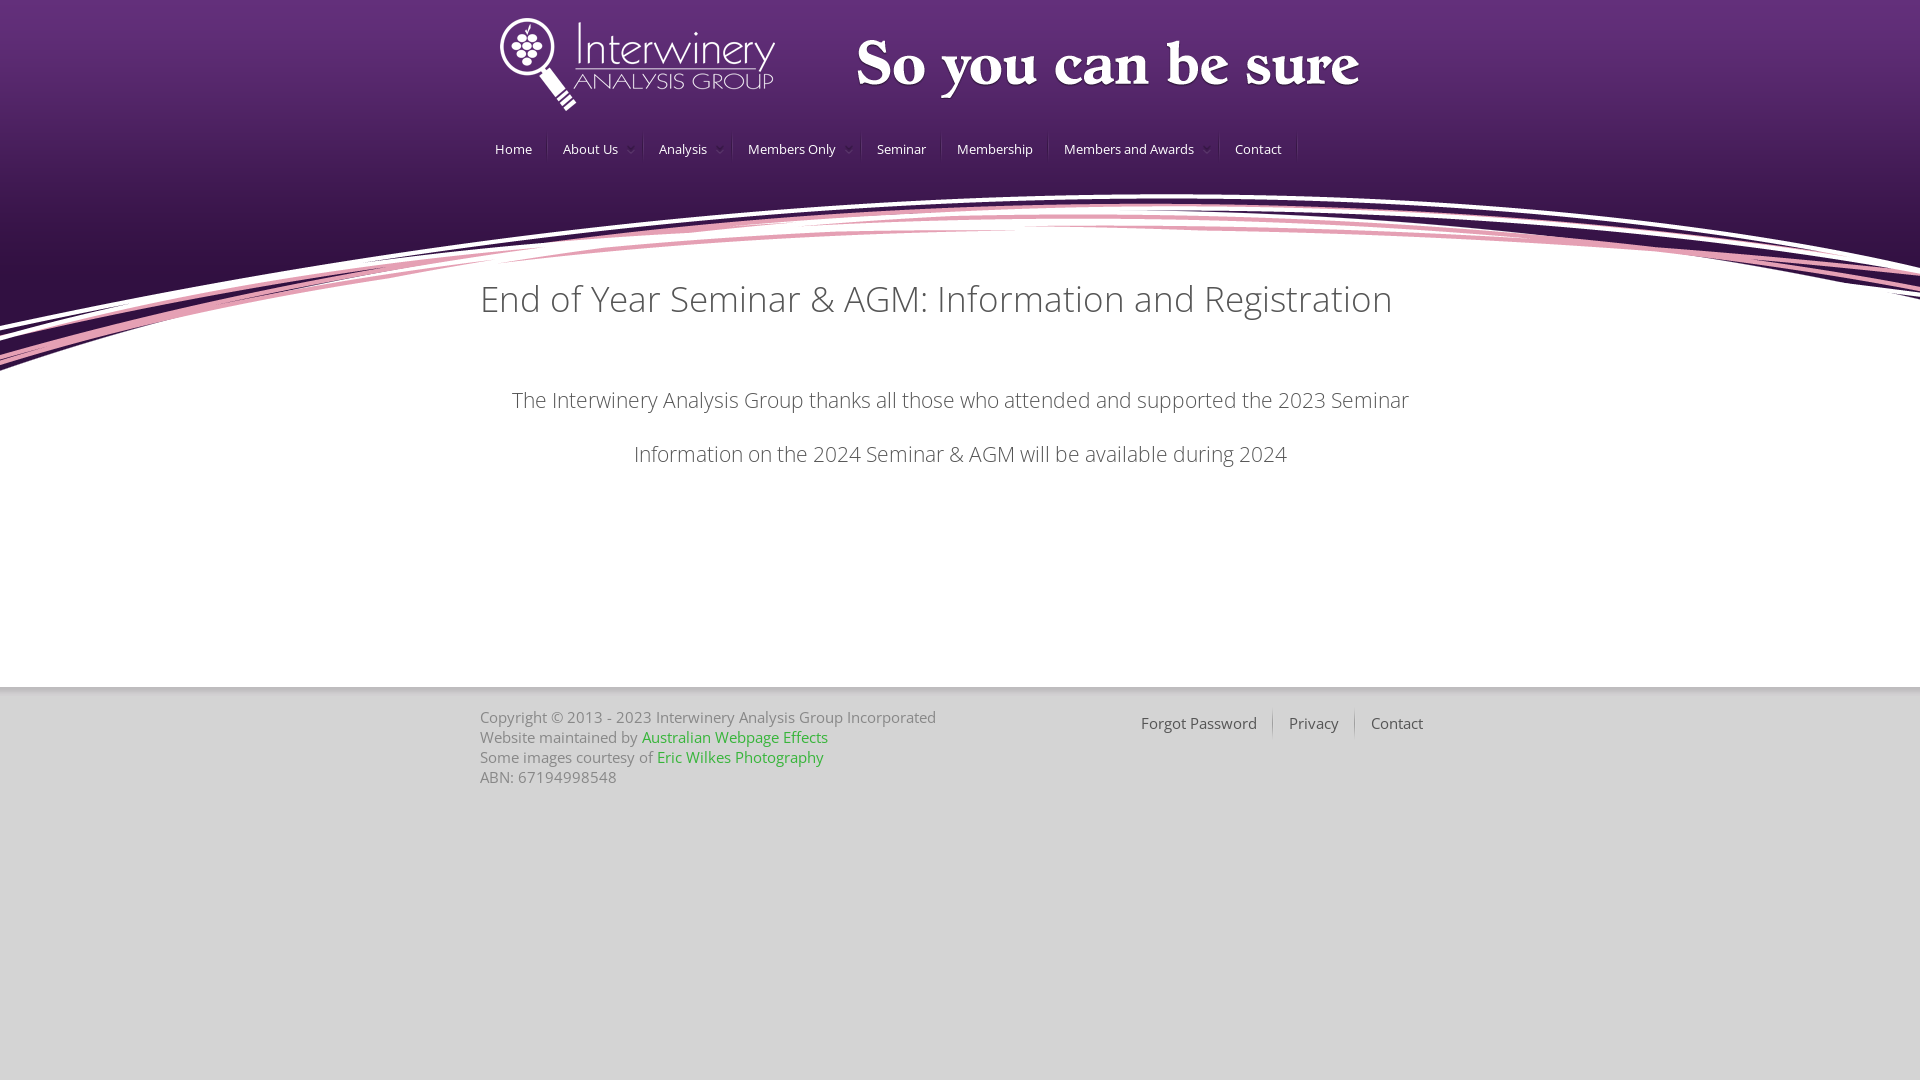 The height and width of the screenshot is (1080, 1920). Describe the element at coordinates (642, 736) in the screenshot. I see `'Australian Webpage Effects'` at that location.